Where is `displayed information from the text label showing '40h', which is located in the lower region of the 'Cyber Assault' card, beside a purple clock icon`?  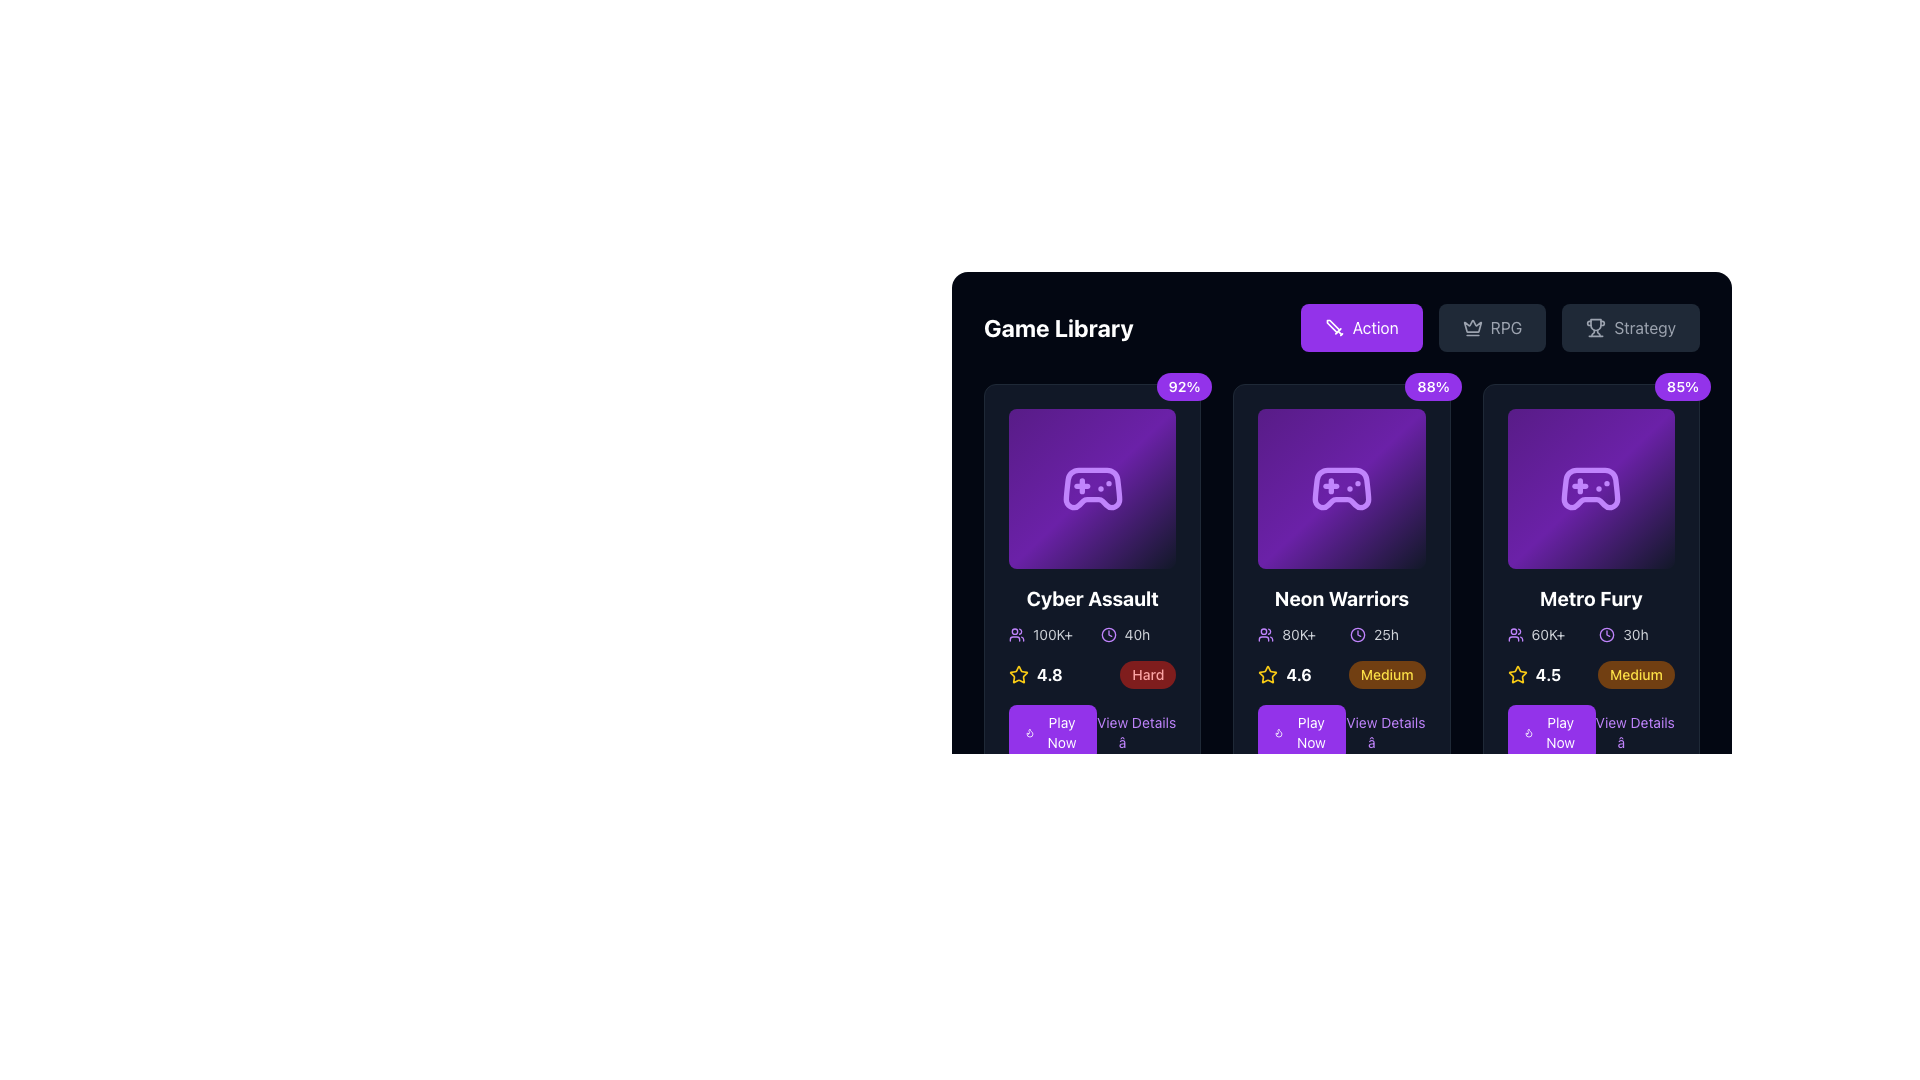
displayed information from the text label showing '40h', which is located in the lower region of the 'Cyber Assault' card, beside a purple clock icon is located at coordinates (1137, 635).